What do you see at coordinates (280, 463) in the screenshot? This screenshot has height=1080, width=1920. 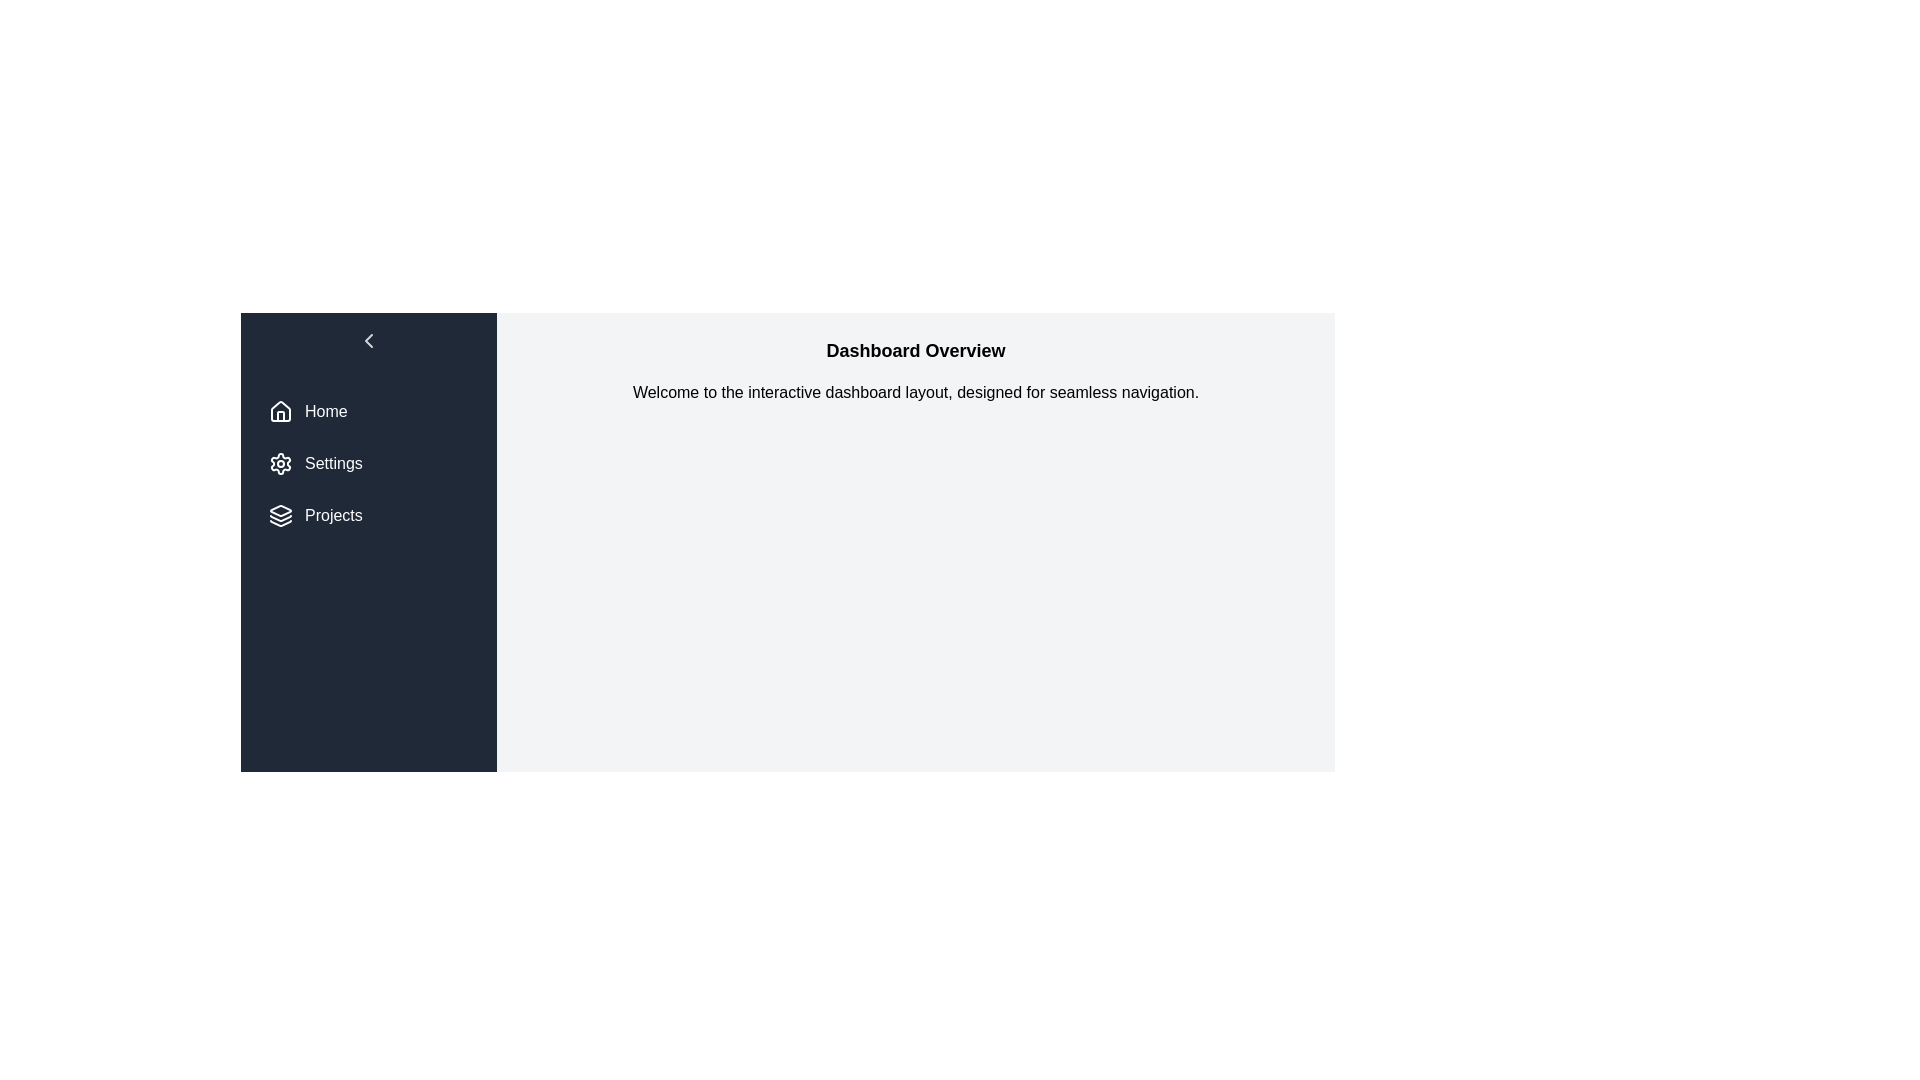 I see `the gear-shaped settings icon represented by white lines on a dark background located in the sidebar beneath the 'Home' icon` at bounding box center [280, 463].